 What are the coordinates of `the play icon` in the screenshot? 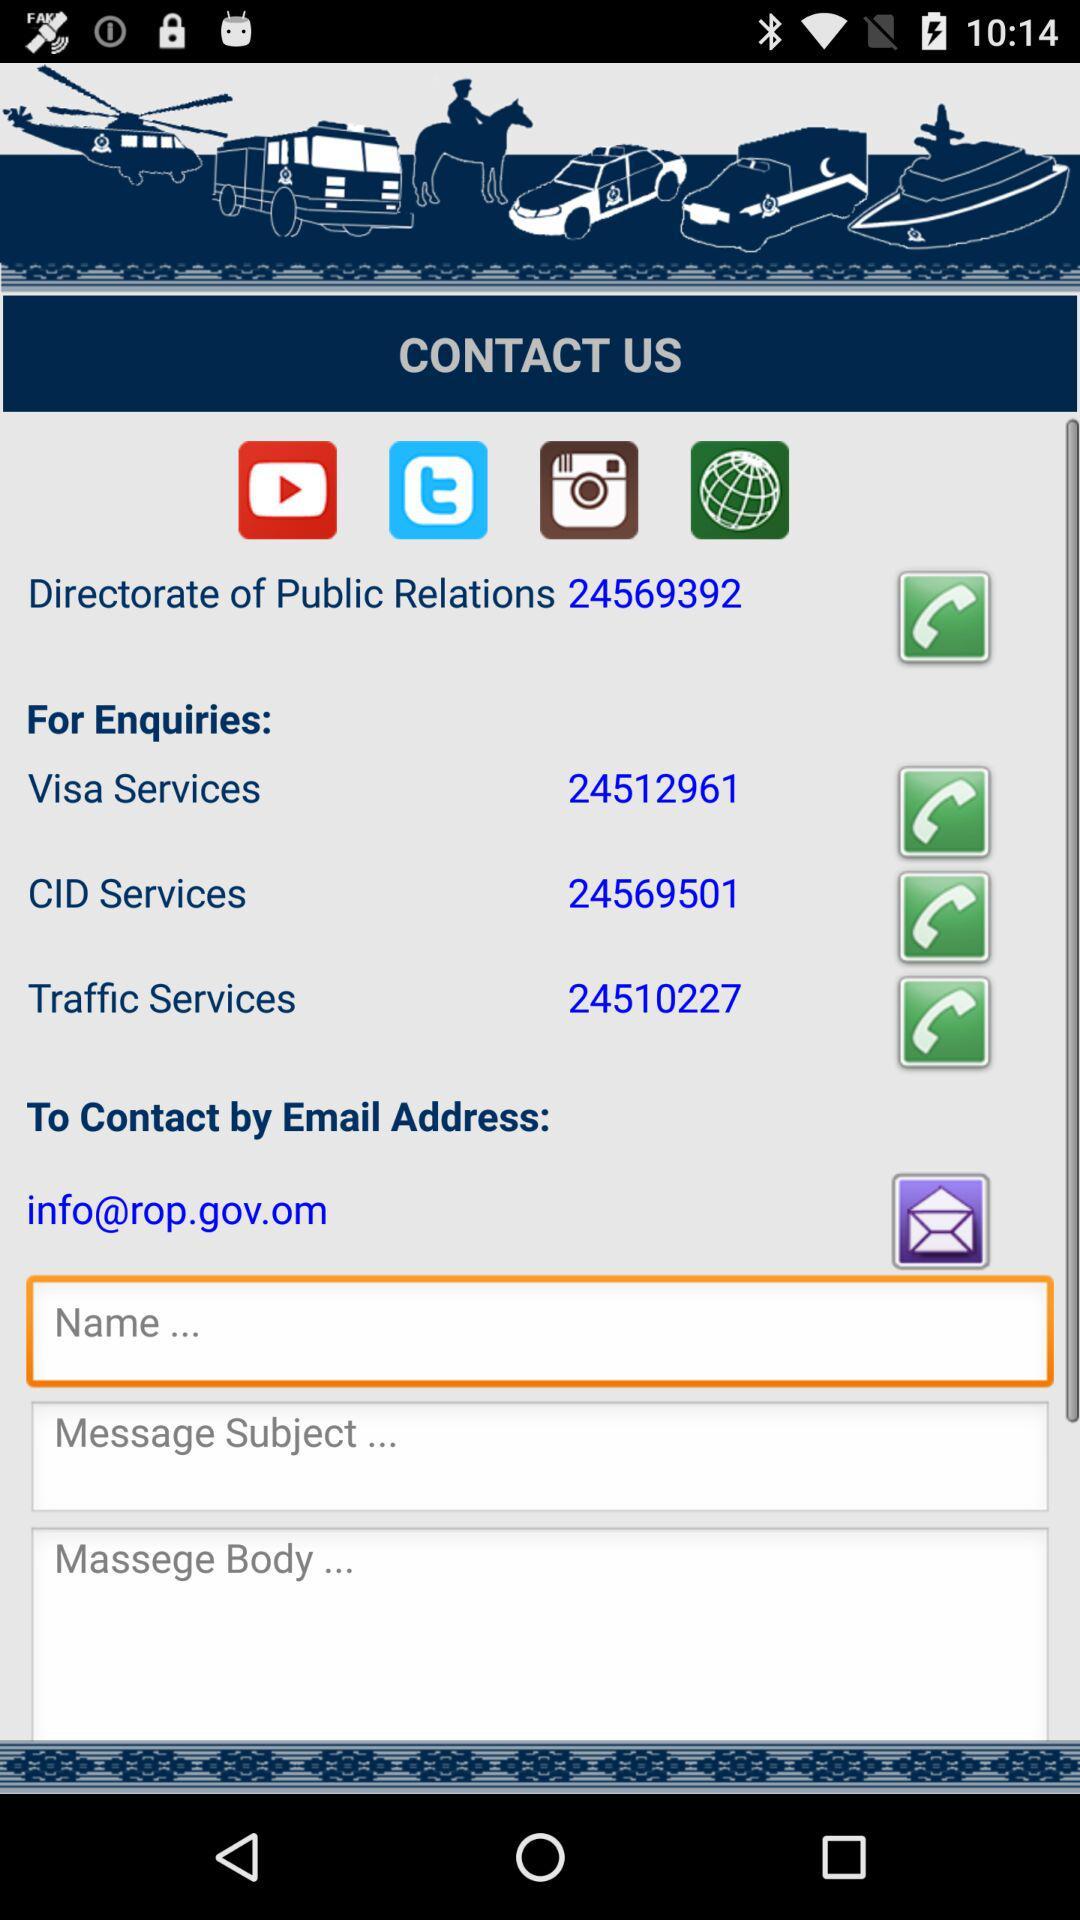 It's located at (287, 524).